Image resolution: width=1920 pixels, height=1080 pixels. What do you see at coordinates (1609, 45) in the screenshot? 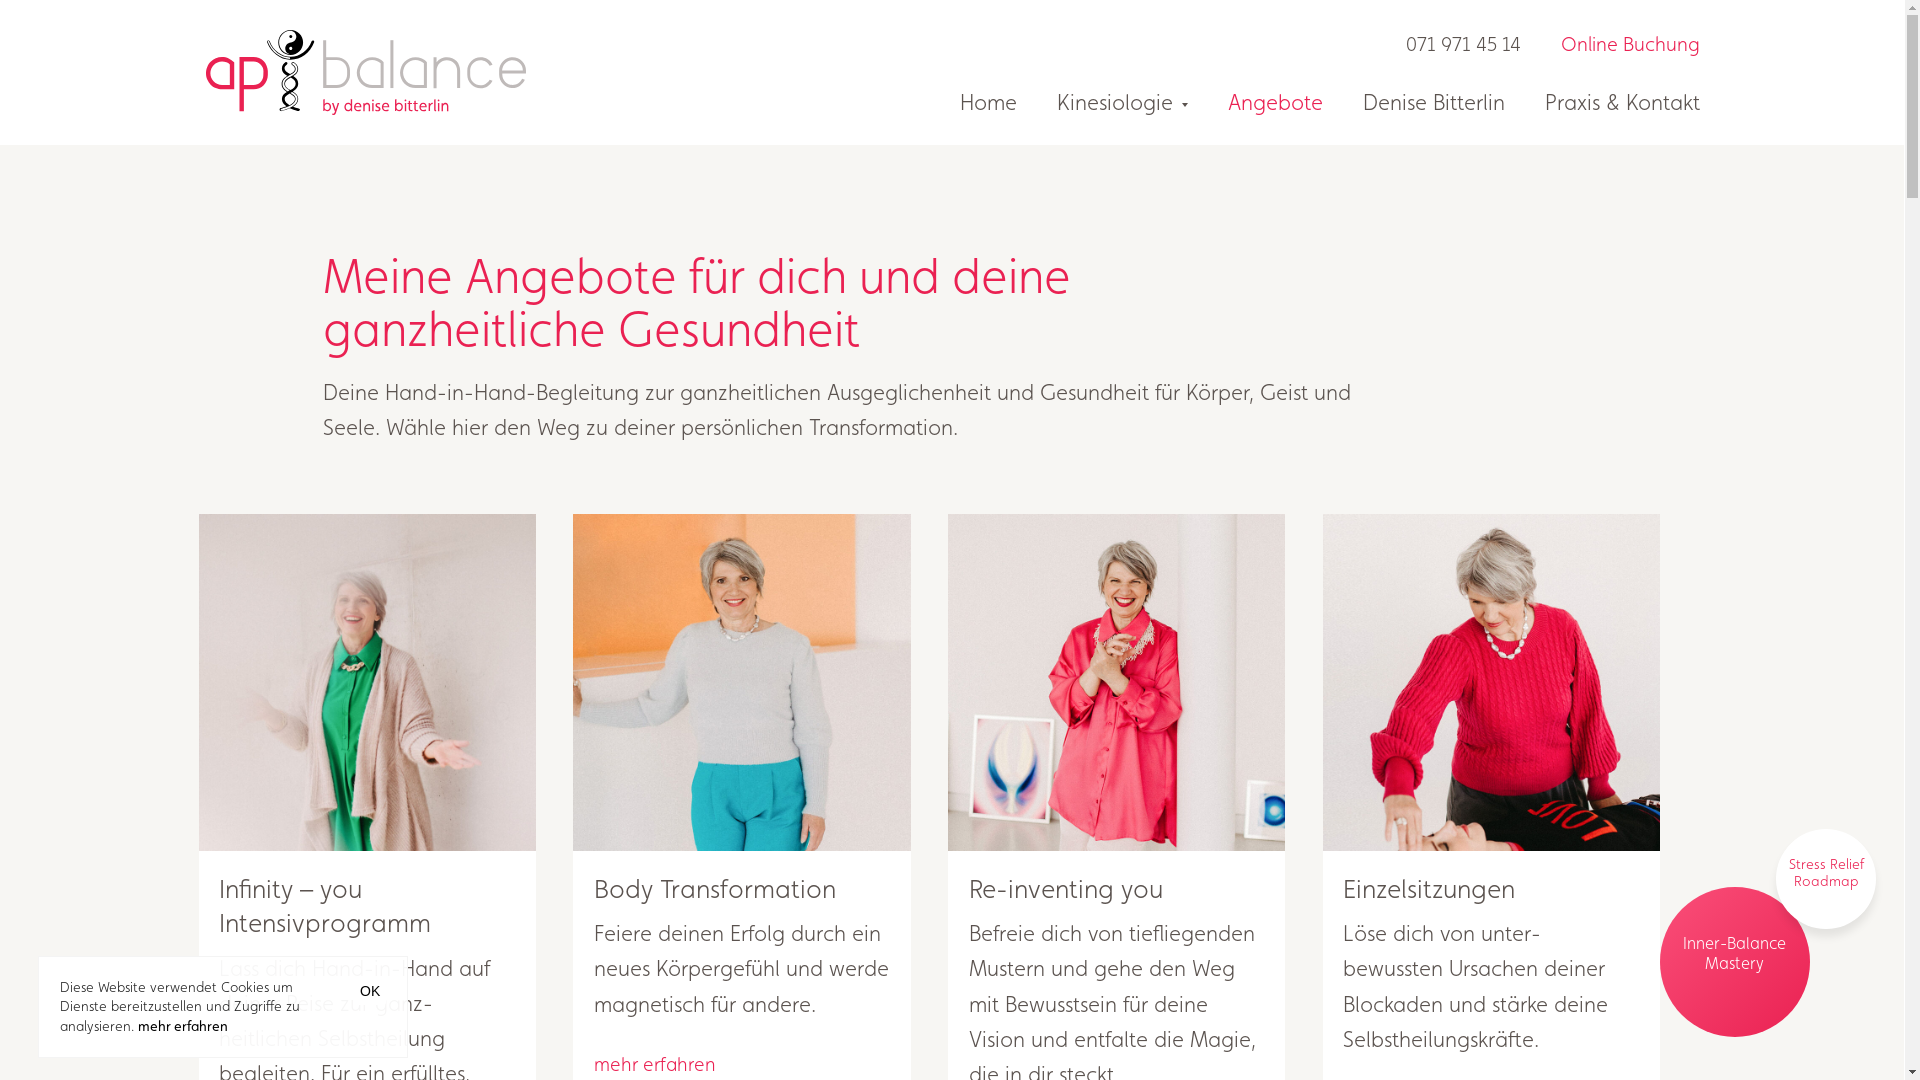
I see `'Online Buchung'` at bounding box center [1609, 45].